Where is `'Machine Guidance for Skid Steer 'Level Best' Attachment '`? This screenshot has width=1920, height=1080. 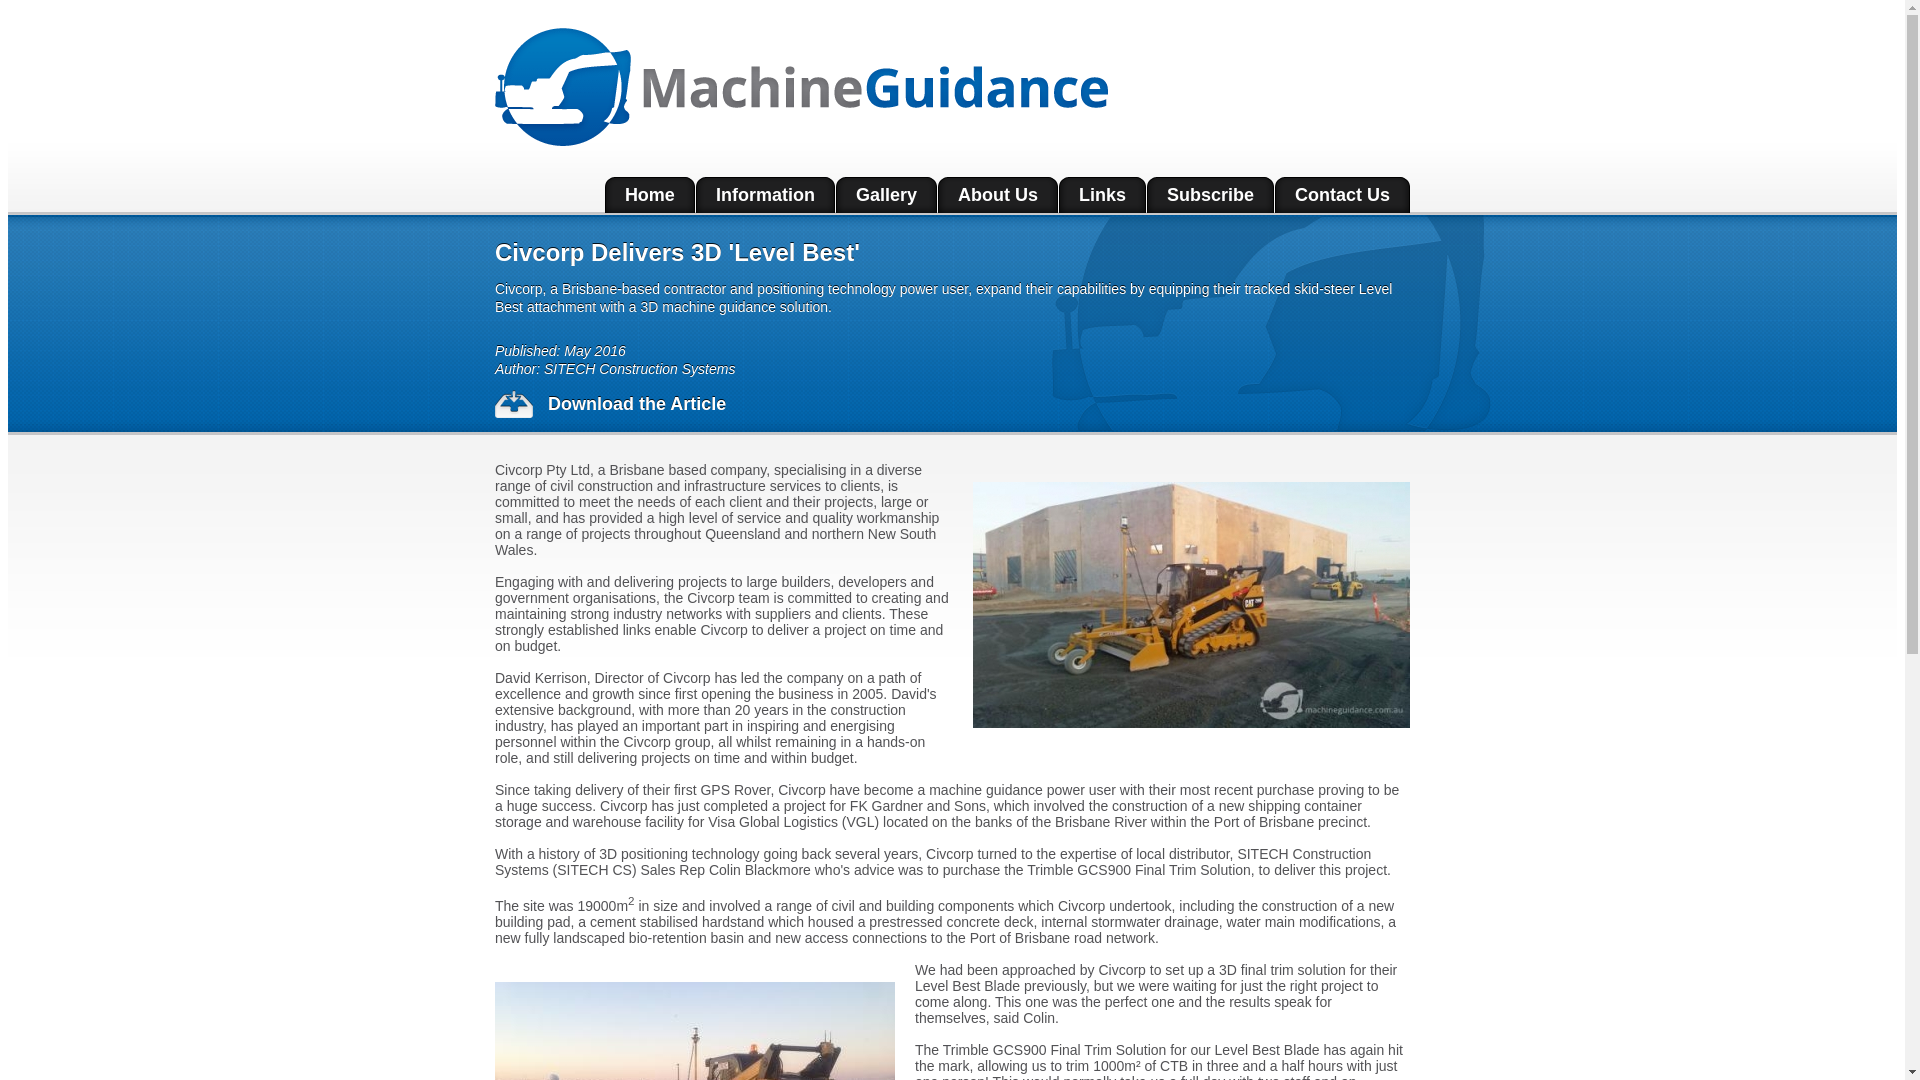 'Machine Guidance for Skid Steer 'Level Best' Attachment ' is located at coordinates (1191, 604).